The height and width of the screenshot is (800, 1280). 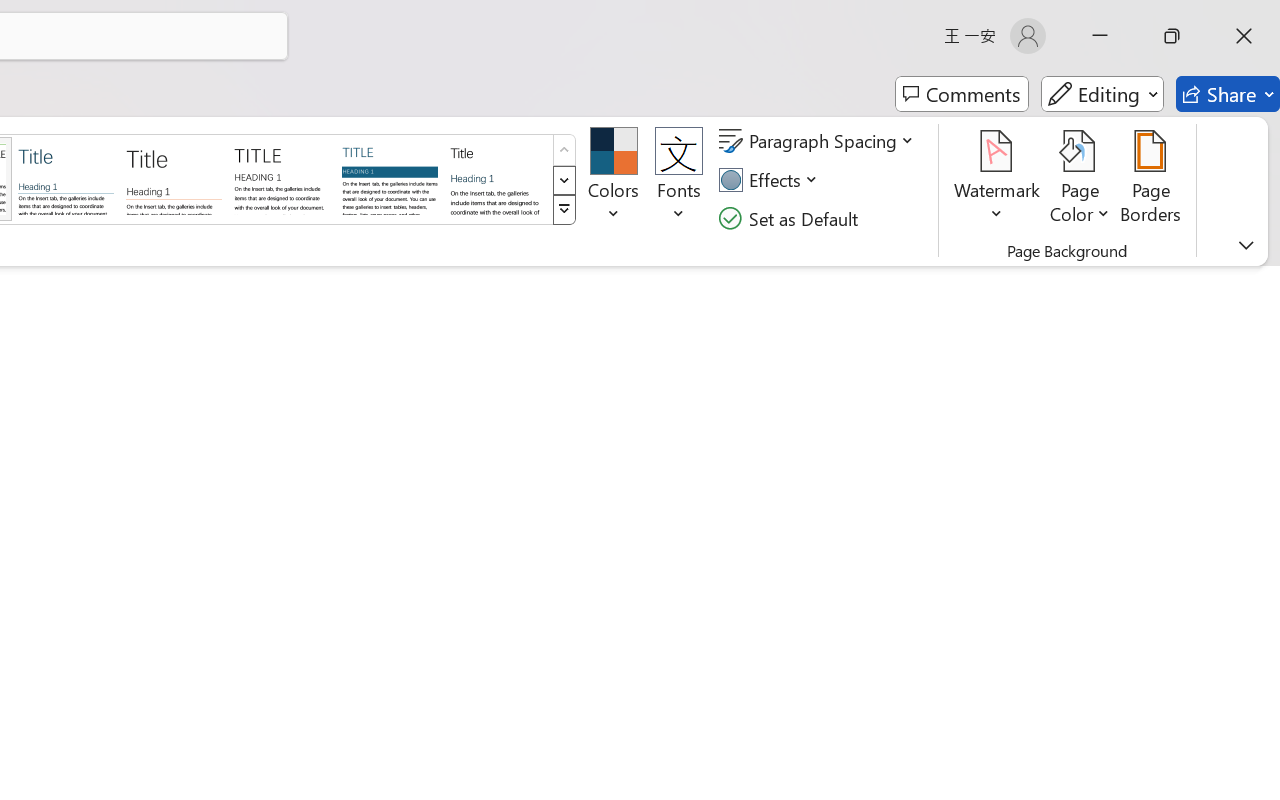 I want to click on 'Editing', so click(x=1101, y=94).